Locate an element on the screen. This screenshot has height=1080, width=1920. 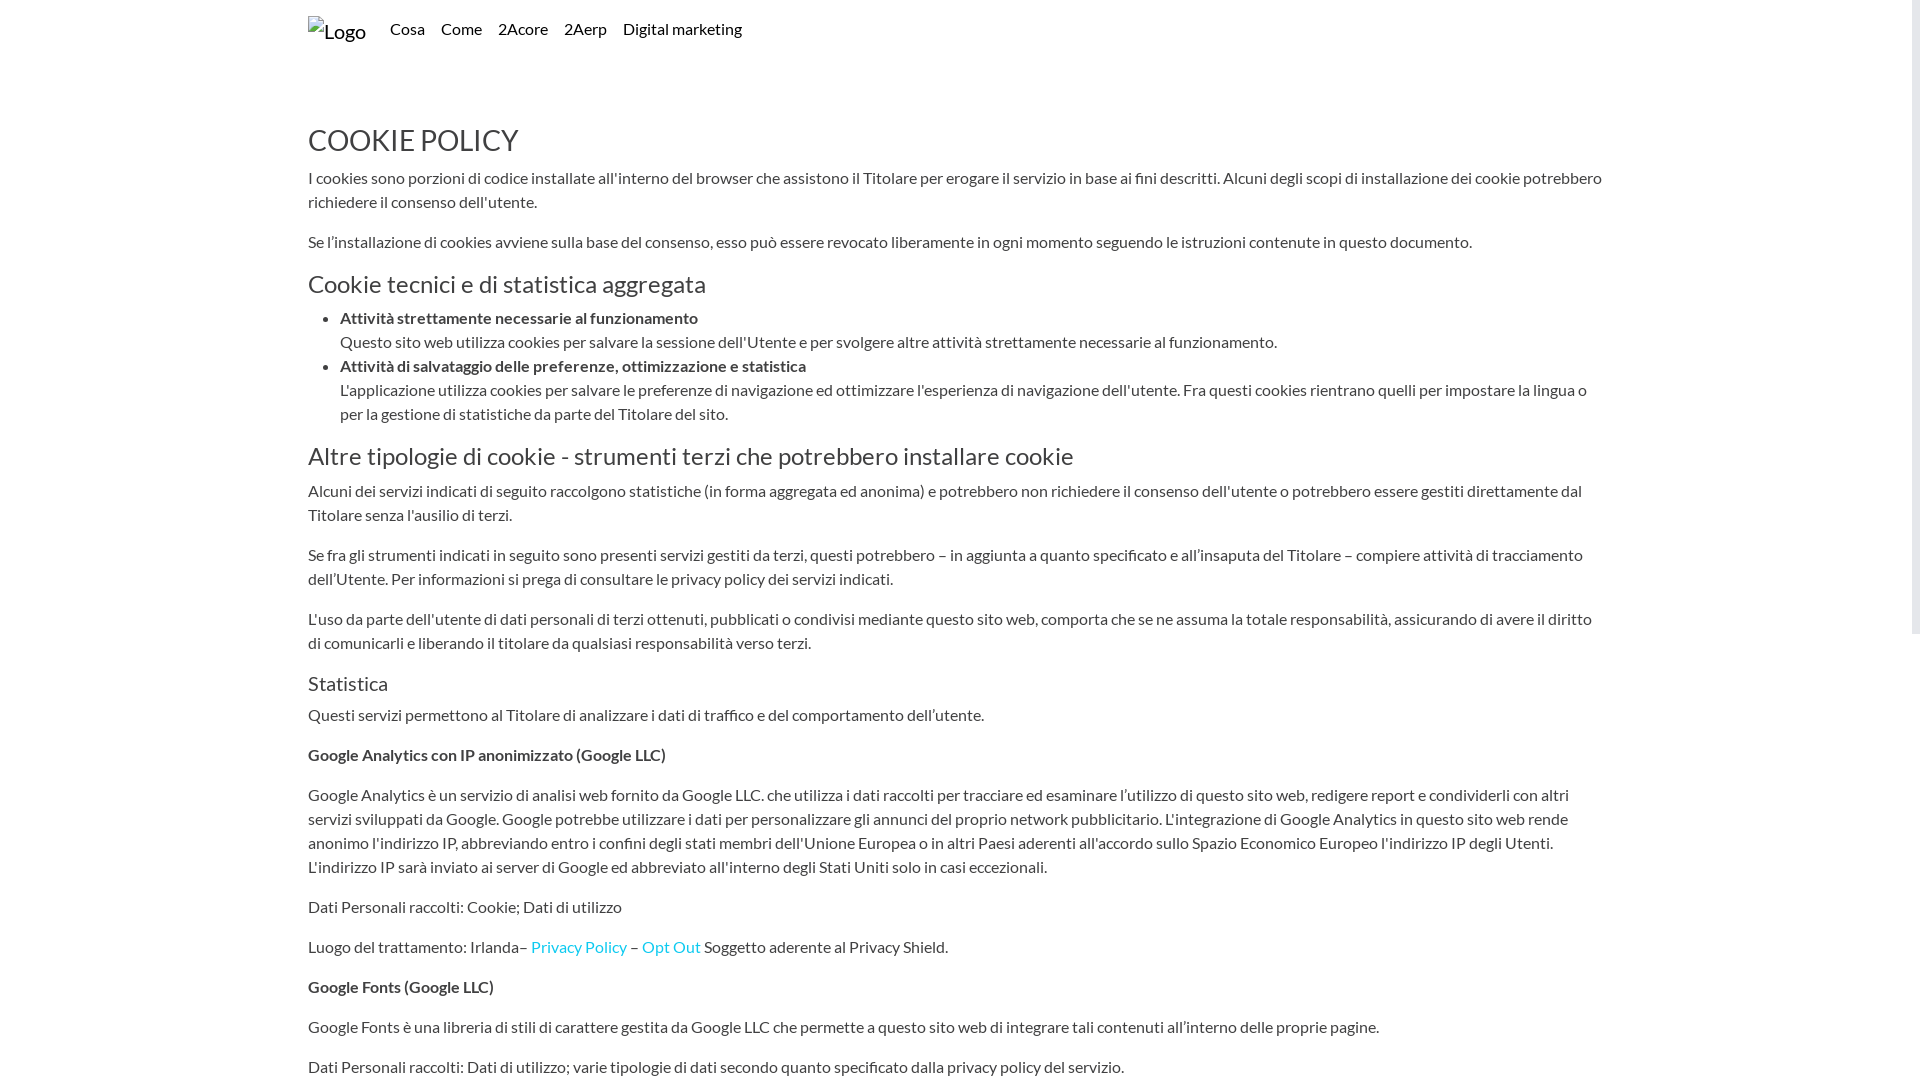
'Digital marketing' is located at coordinates (613, 29).